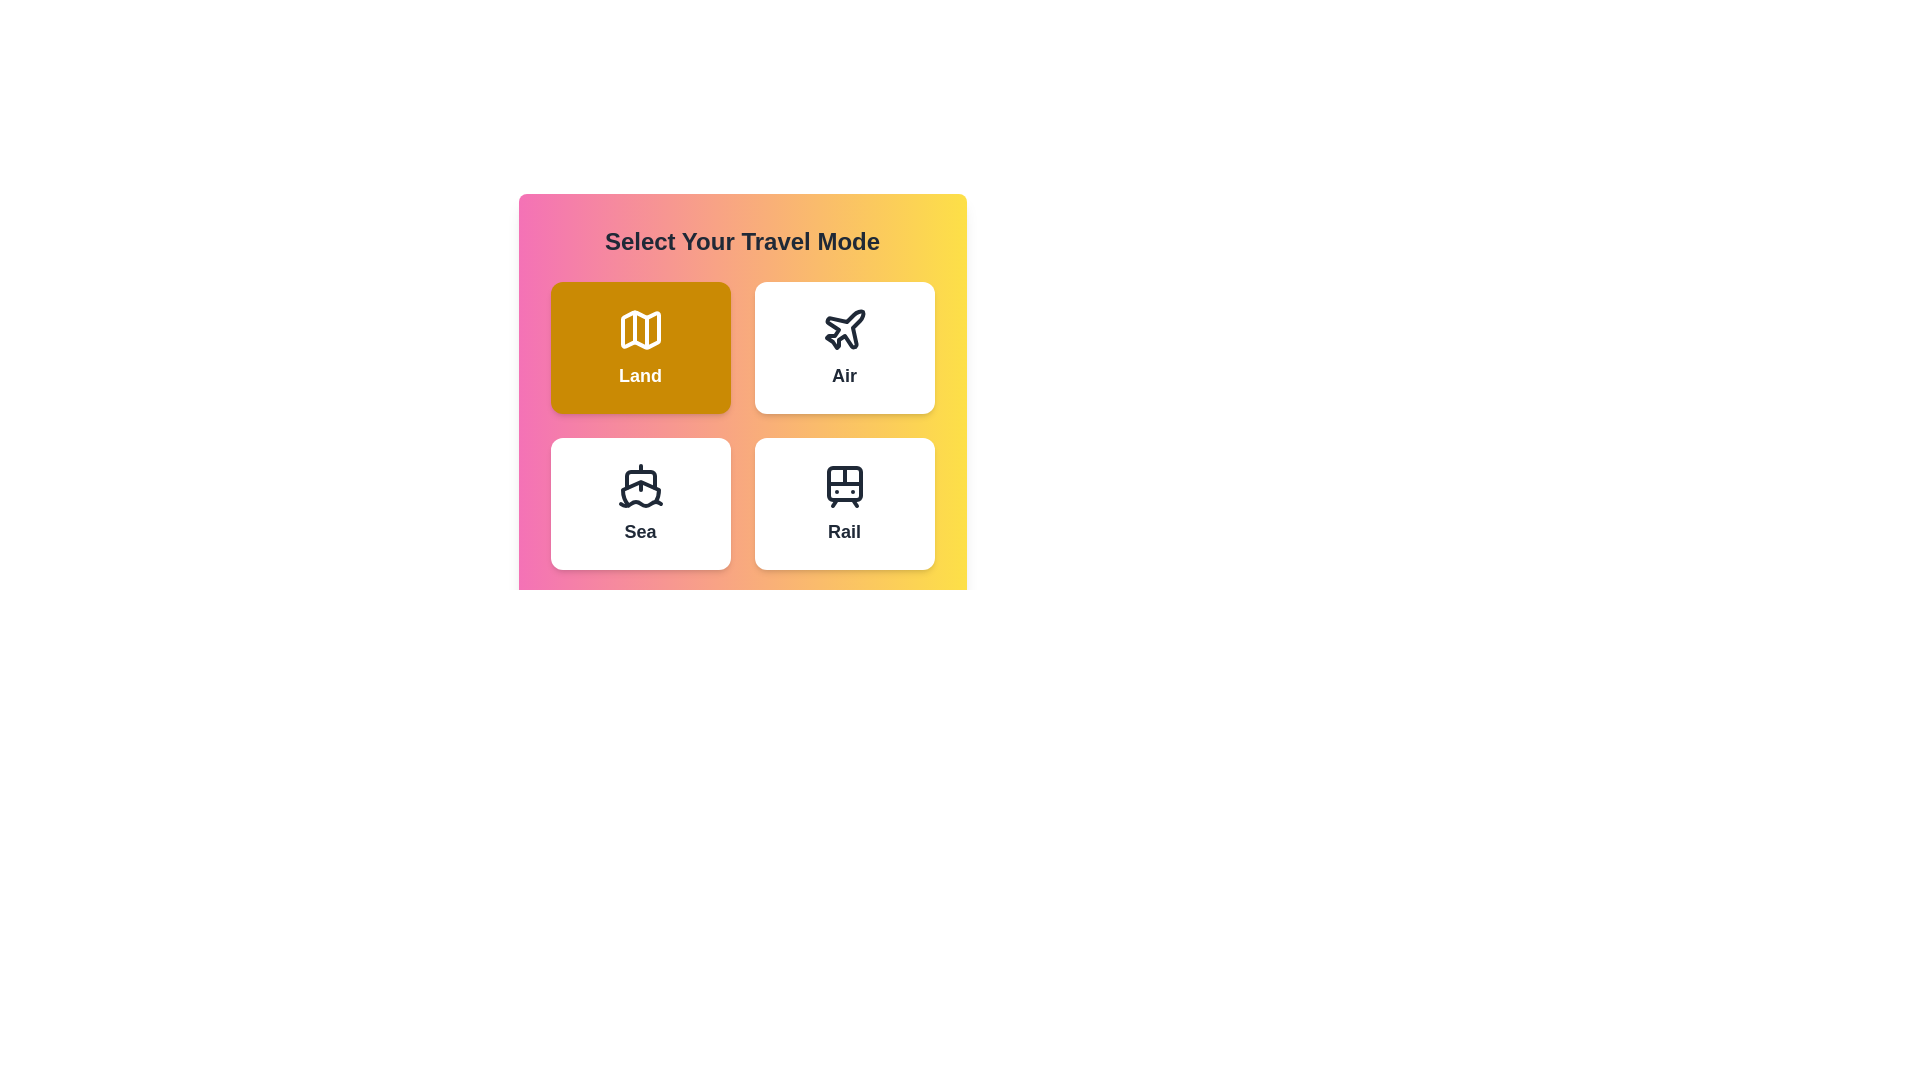 This screenshot has width=1920, height=1080. Describe the element at coordinates (844, 503) in the screenshot. I see `the button corresponding to the travel mode Rail` at that location.